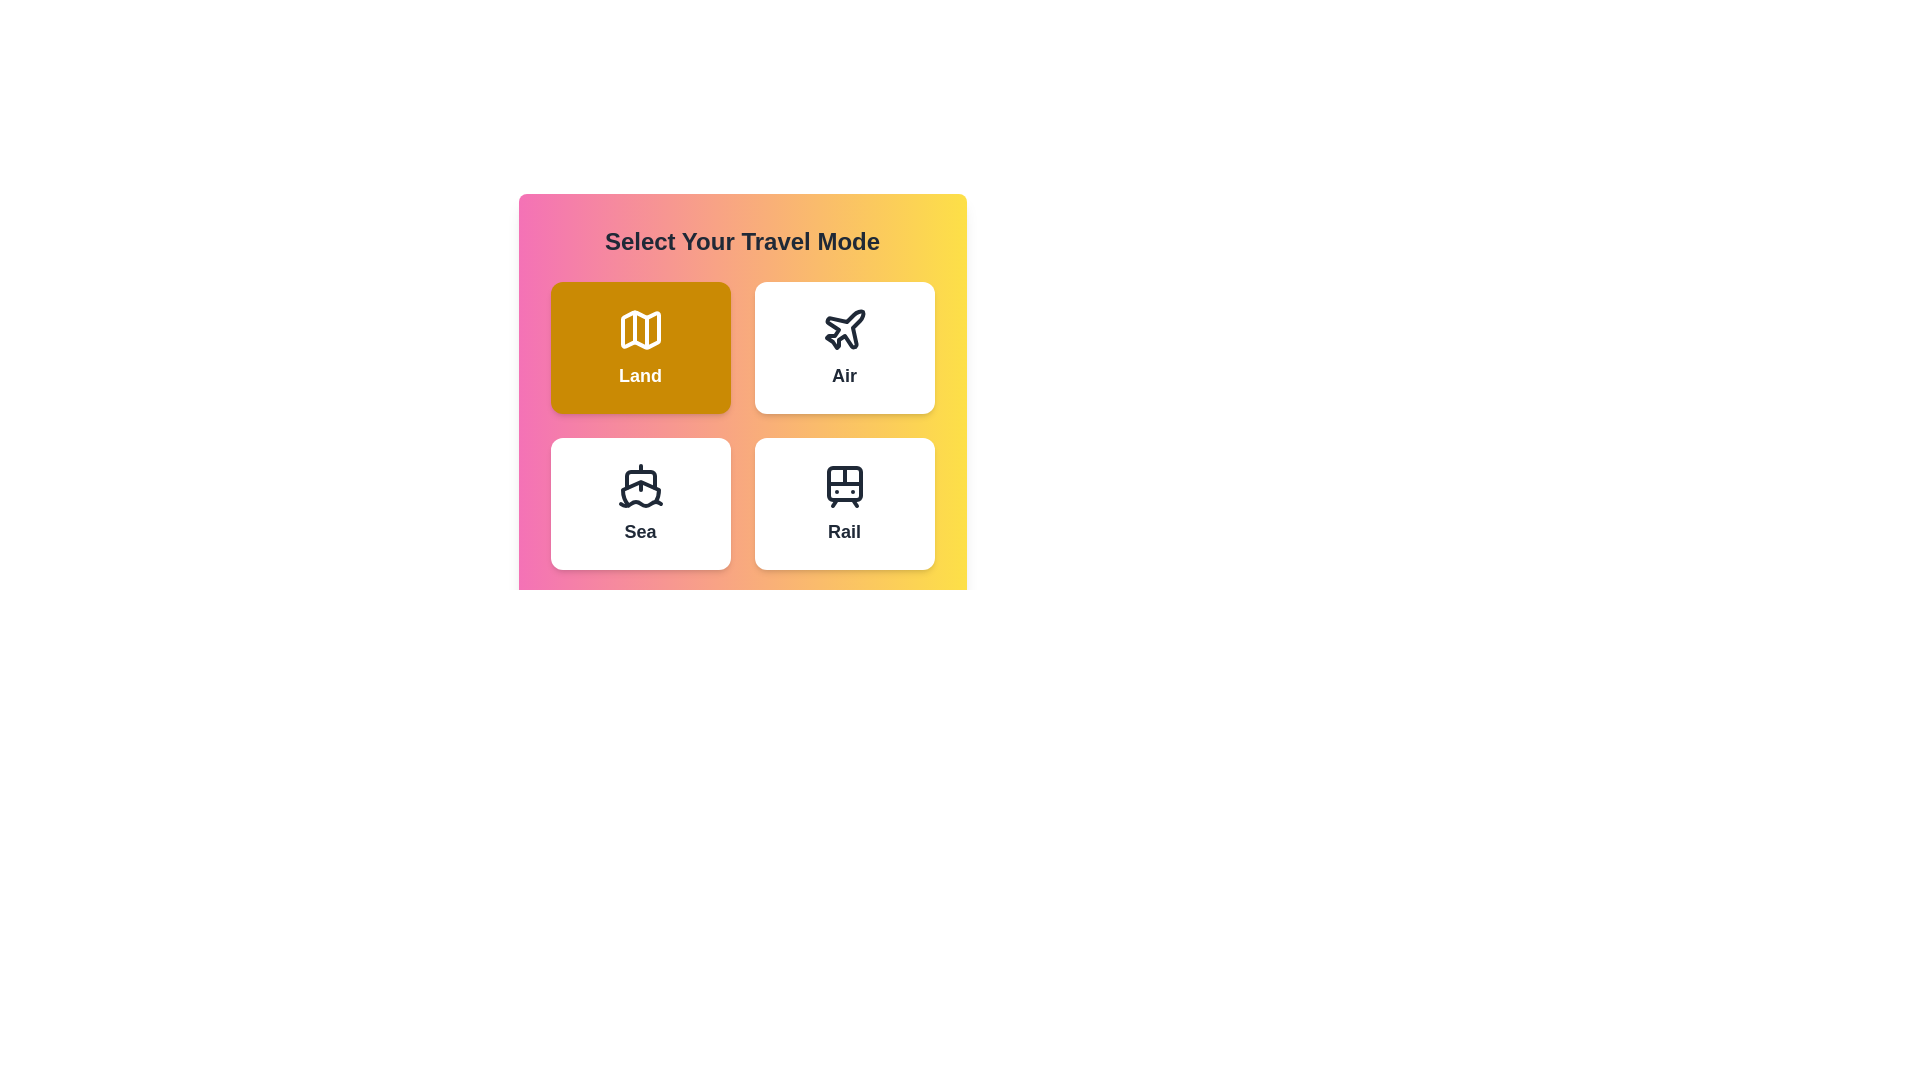 This screenshot has width=1920, height=1080. Describe the element at coordinates (844, 503) in the screenshot. I see `the button corresponding to the travel mode Rail` at that location.